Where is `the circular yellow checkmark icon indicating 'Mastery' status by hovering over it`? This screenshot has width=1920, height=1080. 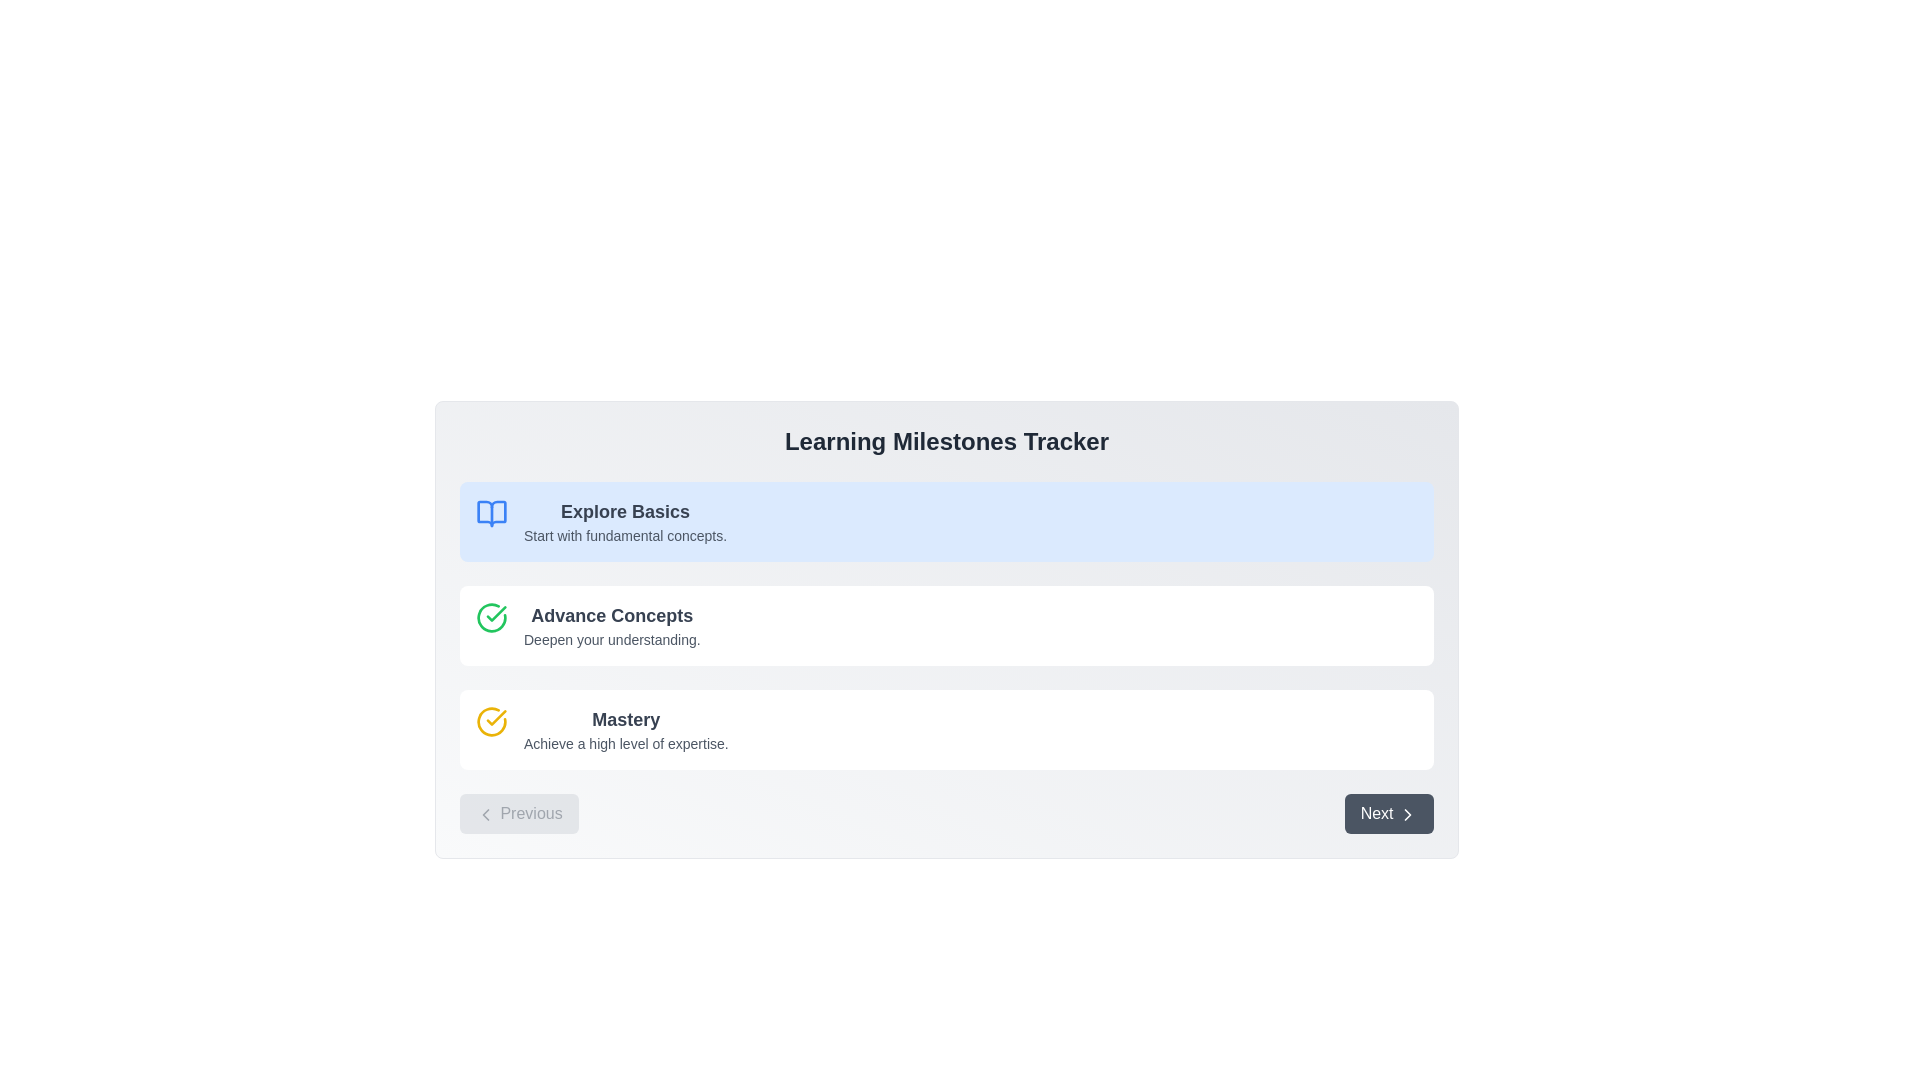
the circular yellow checkmark icon indicating 'Mastery' status by hovering over it is located at coordinates (491, 721).